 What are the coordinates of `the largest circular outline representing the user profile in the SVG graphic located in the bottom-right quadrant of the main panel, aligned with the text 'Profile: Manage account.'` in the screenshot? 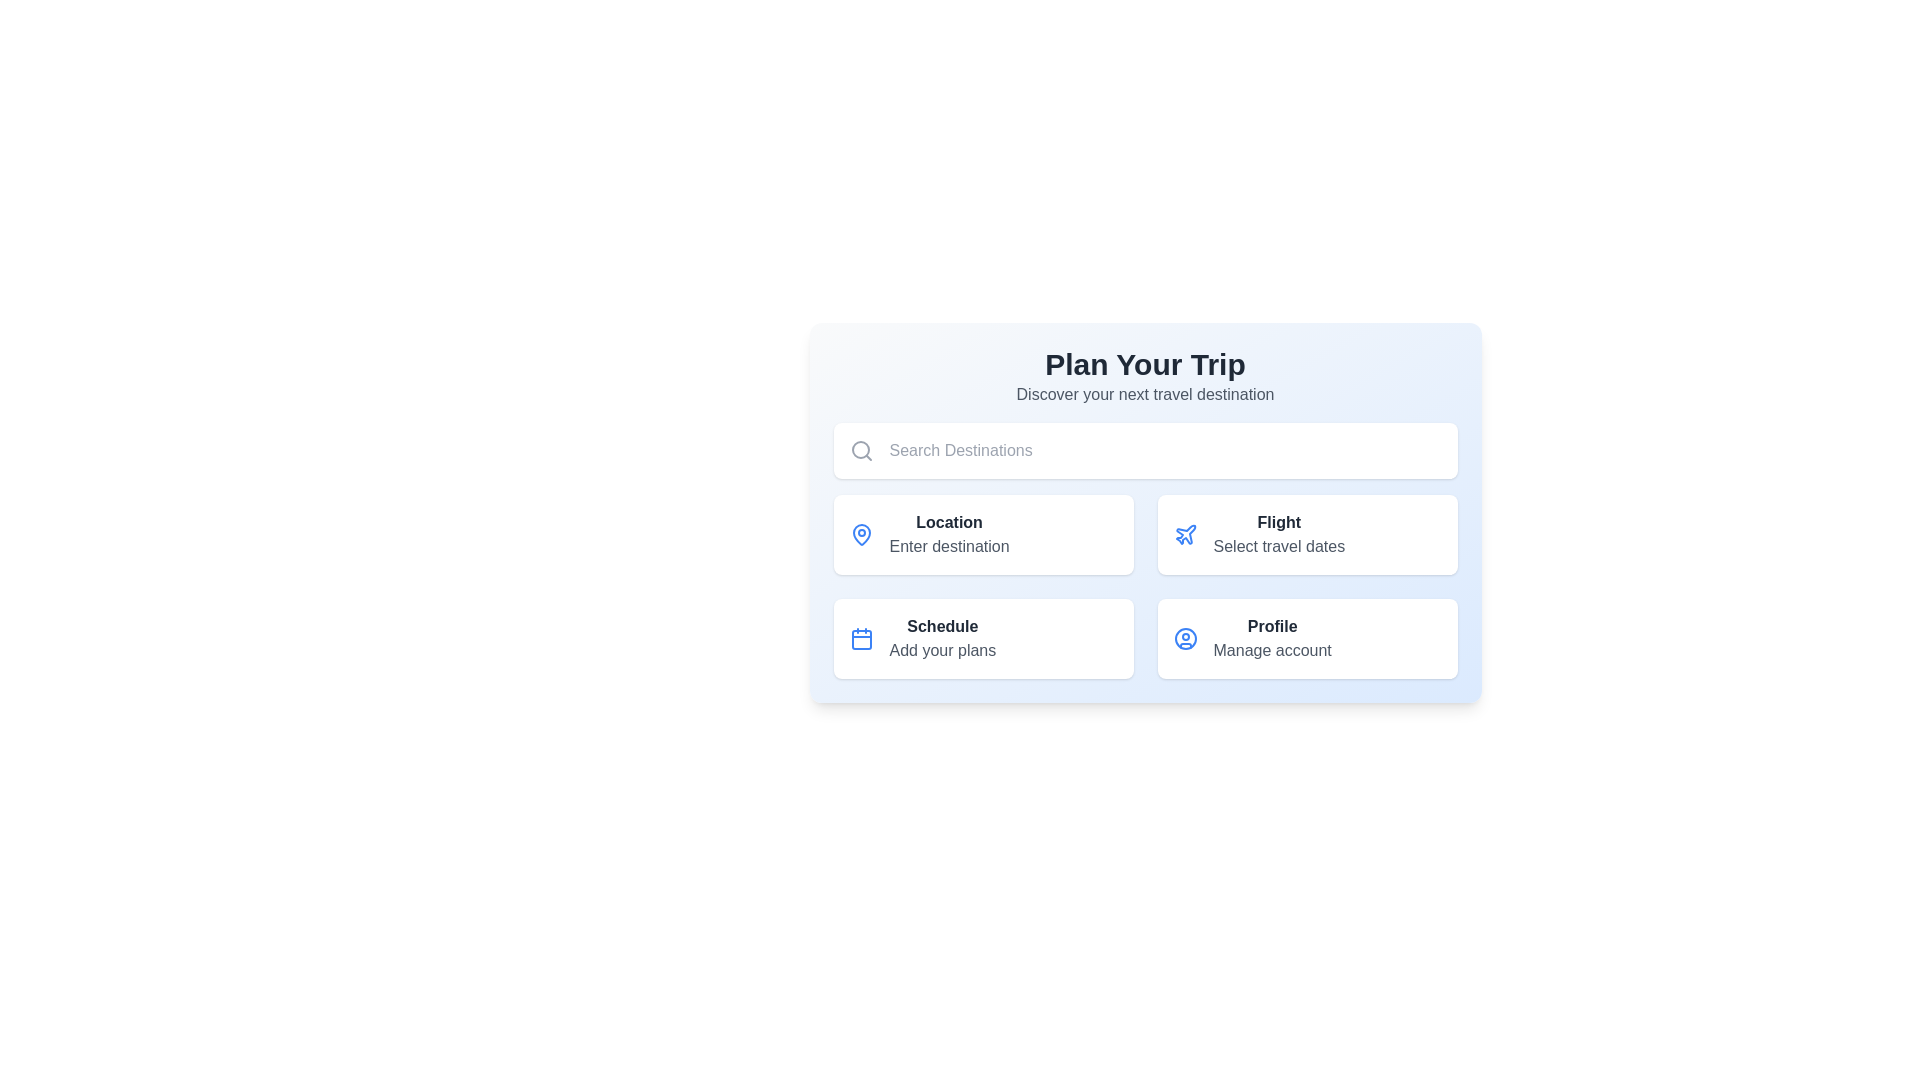 It's located at (1185, 639).